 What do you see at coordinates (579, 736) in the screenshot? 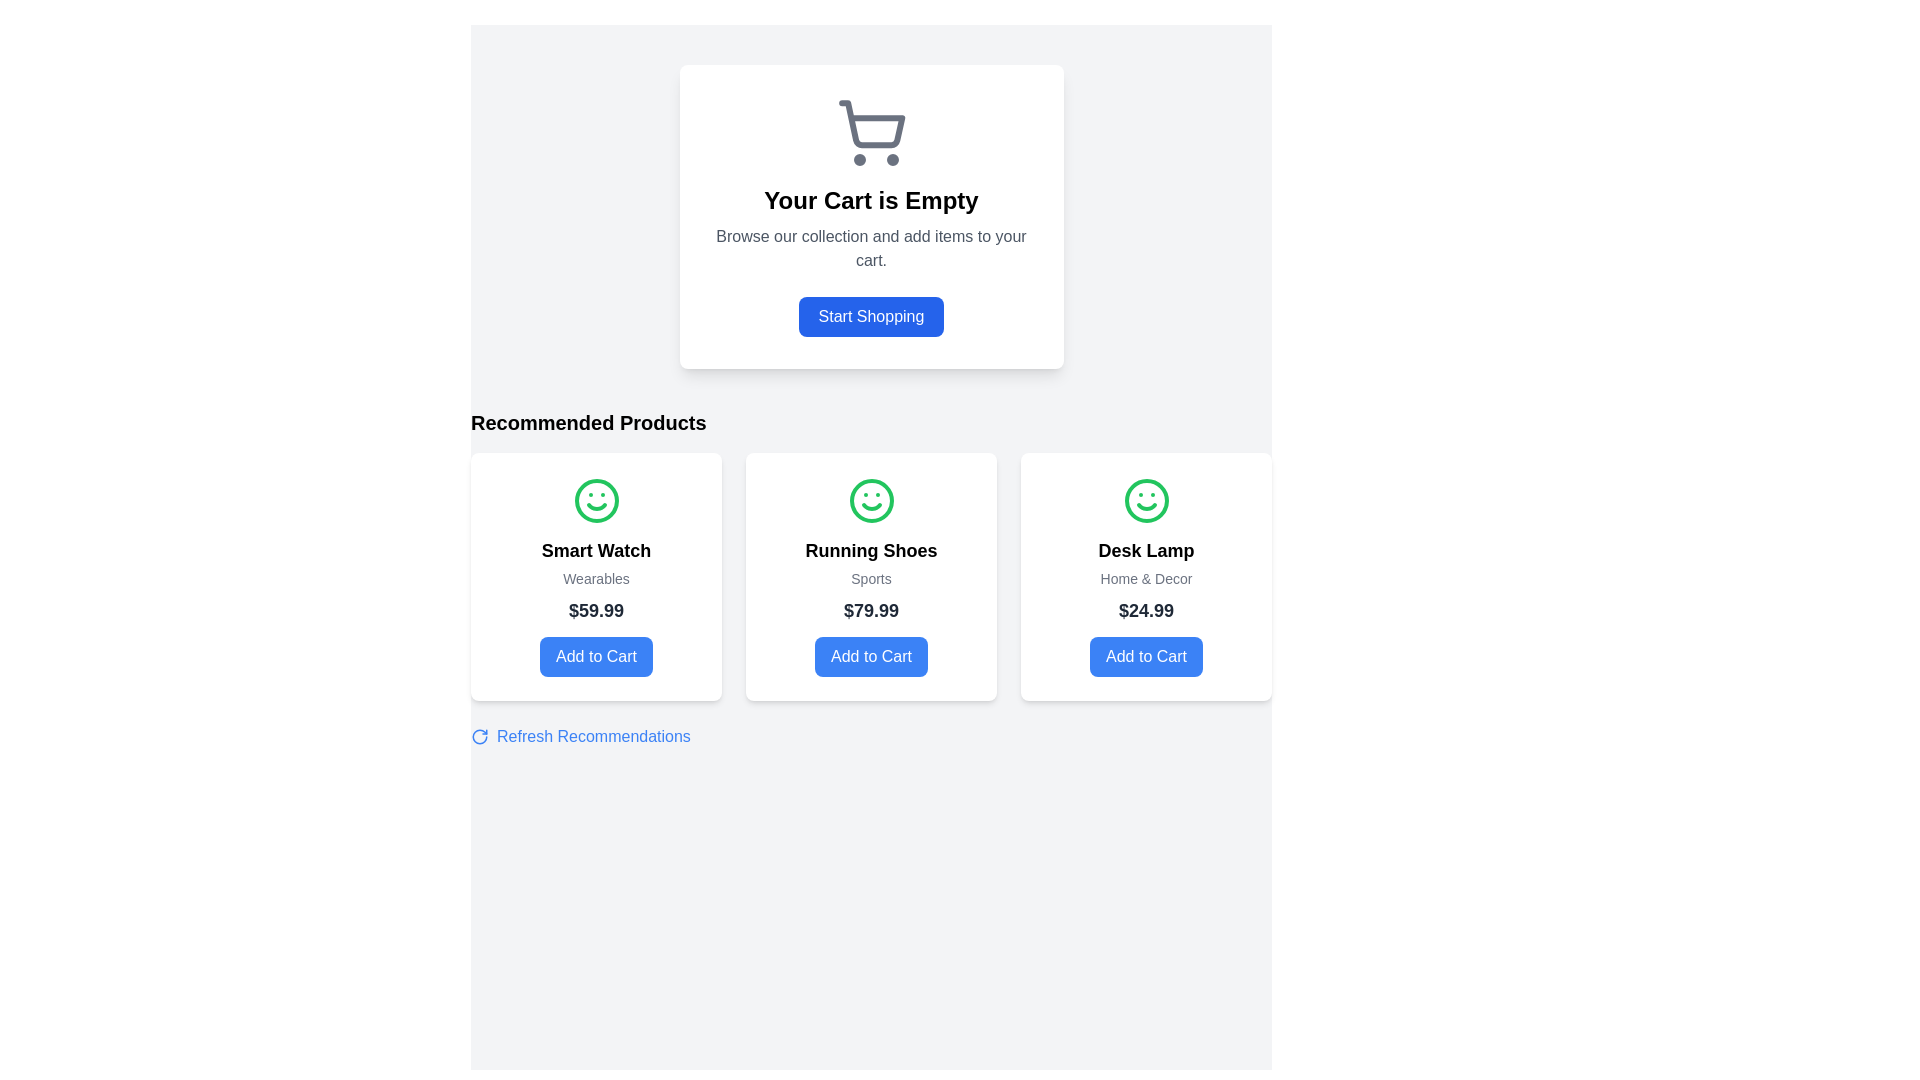
I see `the 'Refresh Recommendations' link with icon located at the bottom of the 'Recommended Products' section` at bounding box center [579, 736].